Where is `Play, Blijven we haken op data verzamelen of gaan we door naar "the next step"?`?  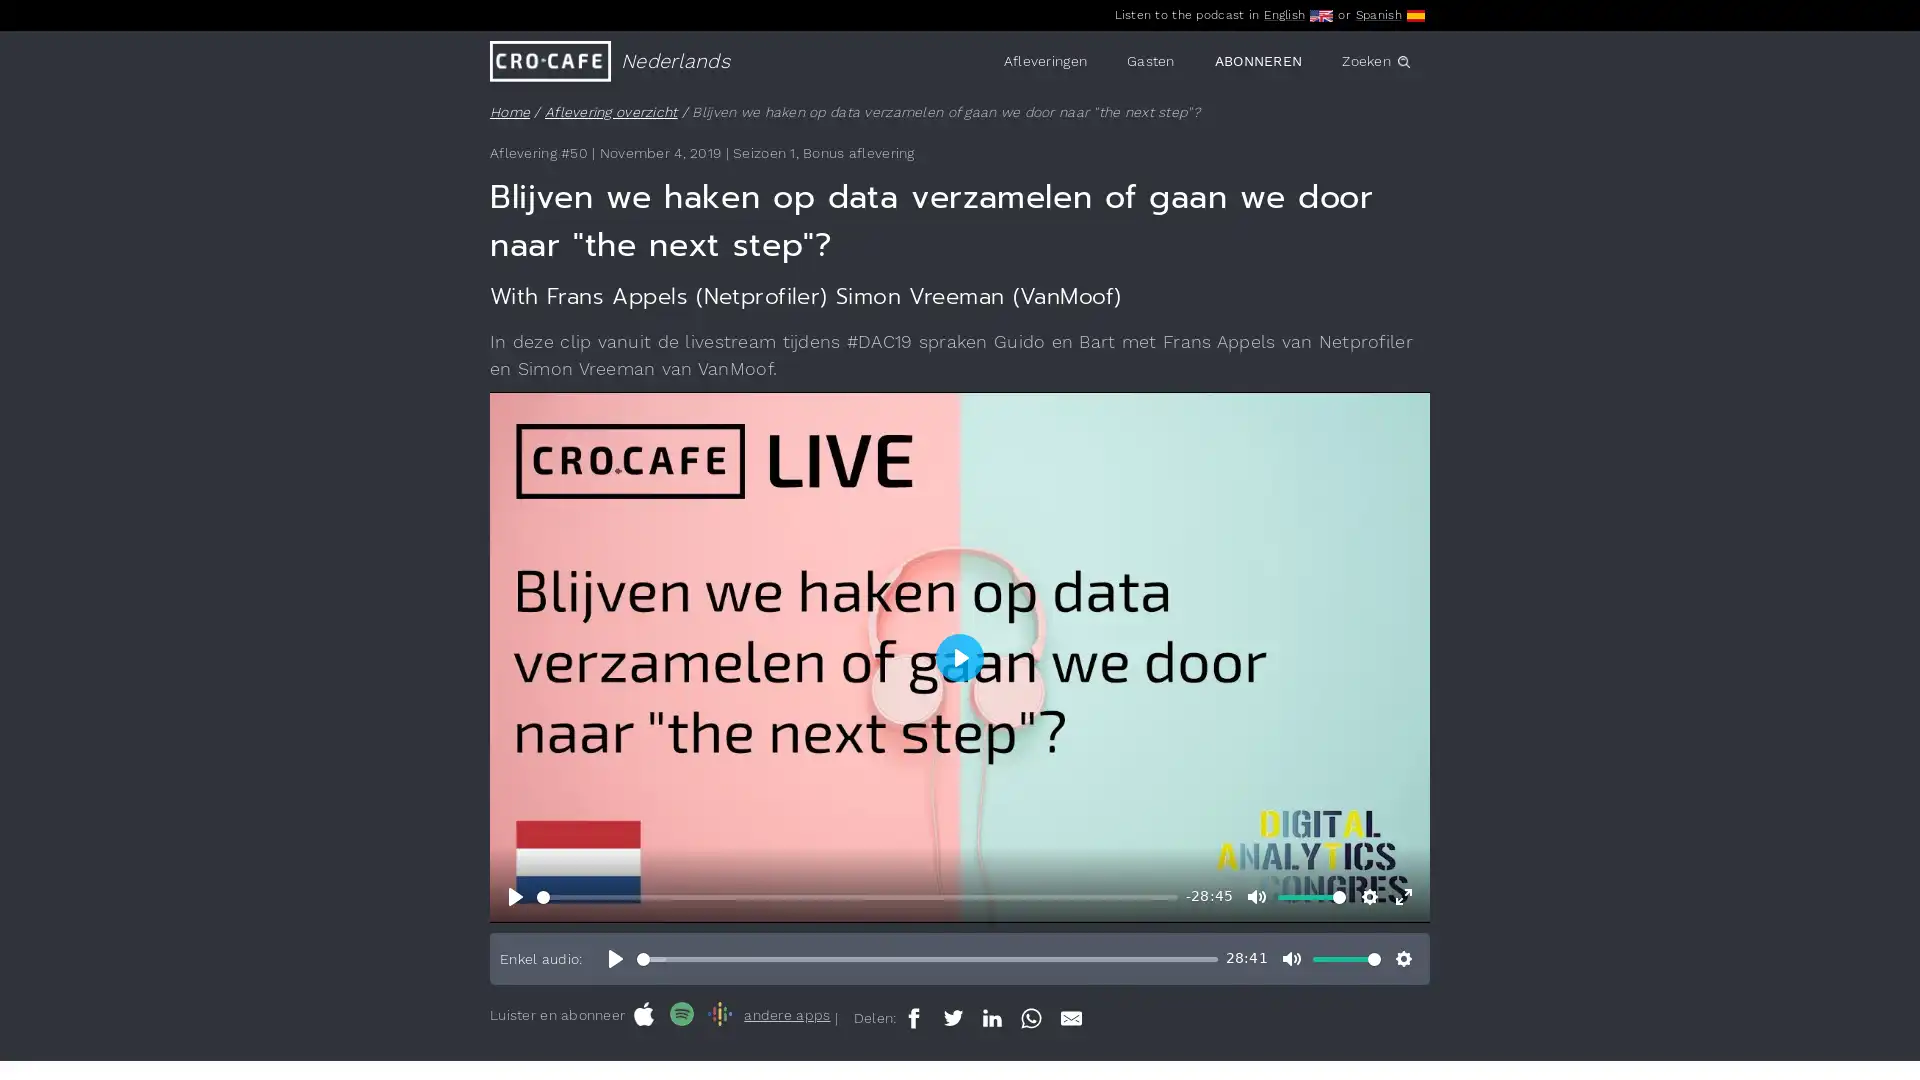 Play, Blijven we haken op data verzamelen of gaan we door naar "the next step"? is located at coordinates (960, 656).